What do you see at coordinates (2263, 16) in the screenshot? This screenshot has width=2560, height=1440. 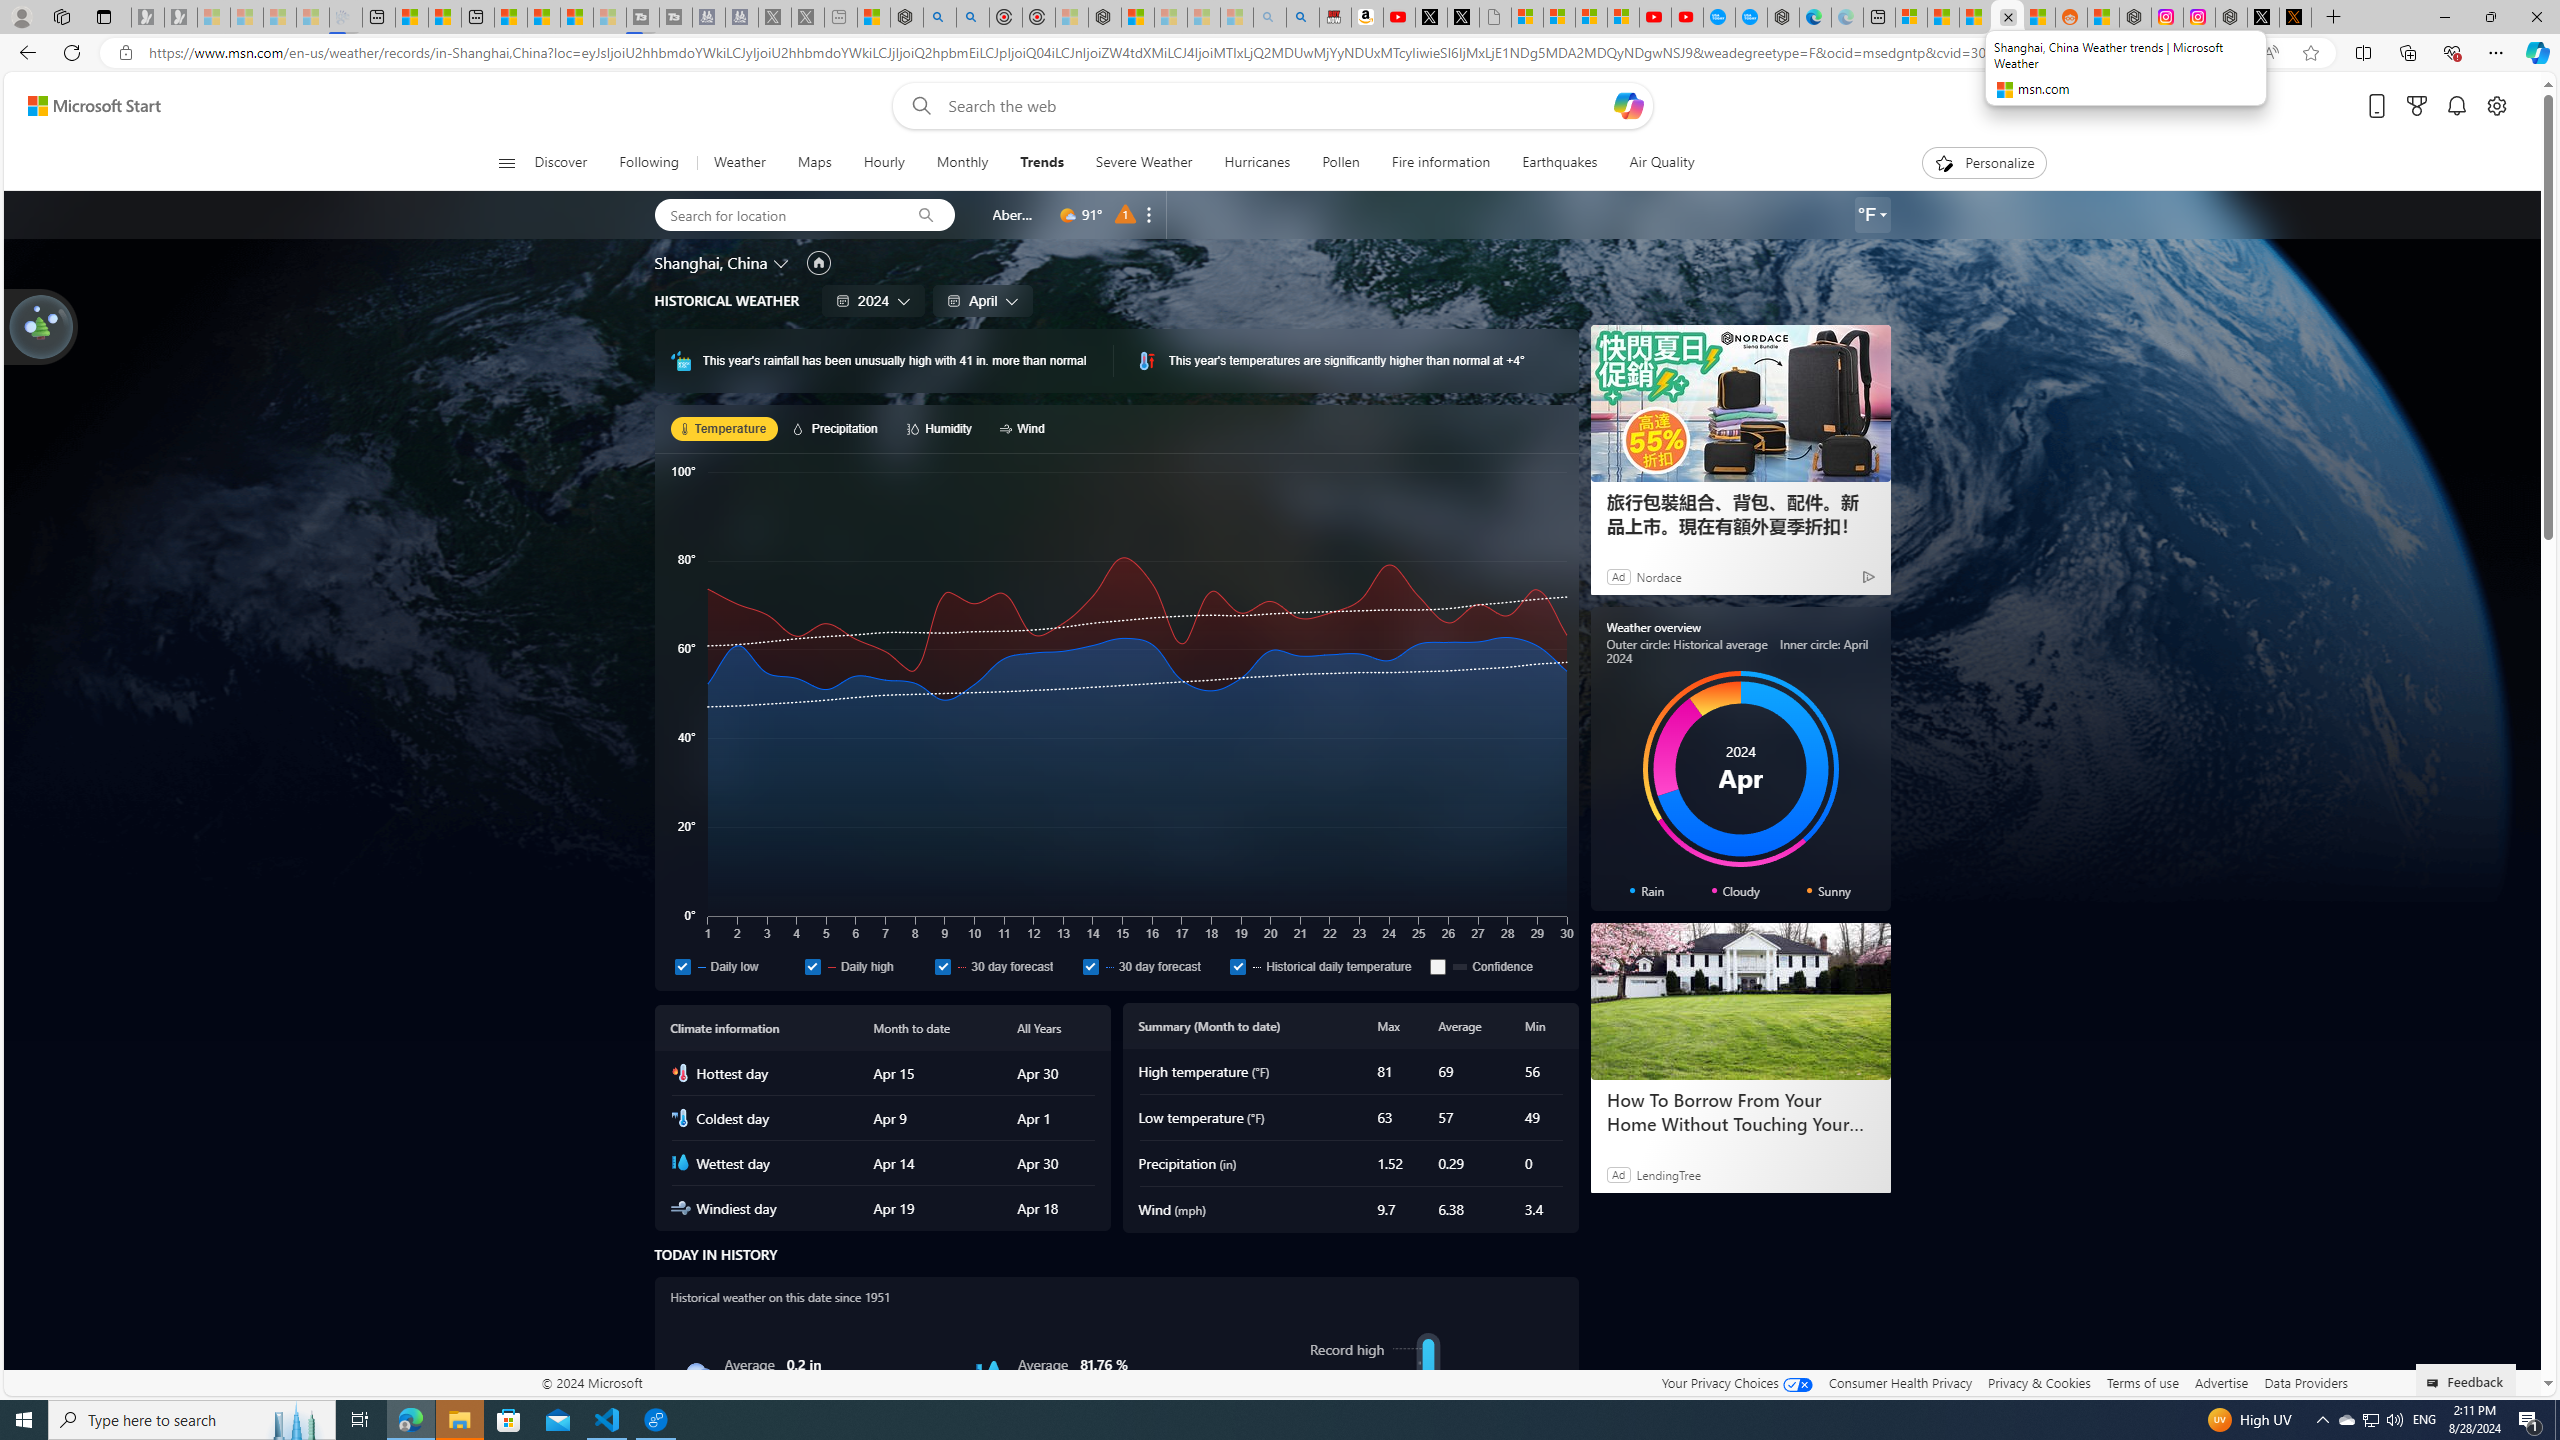 I see `'Nordace (@NordaceOfficial) / X'` at bounding box center [2263, 16].